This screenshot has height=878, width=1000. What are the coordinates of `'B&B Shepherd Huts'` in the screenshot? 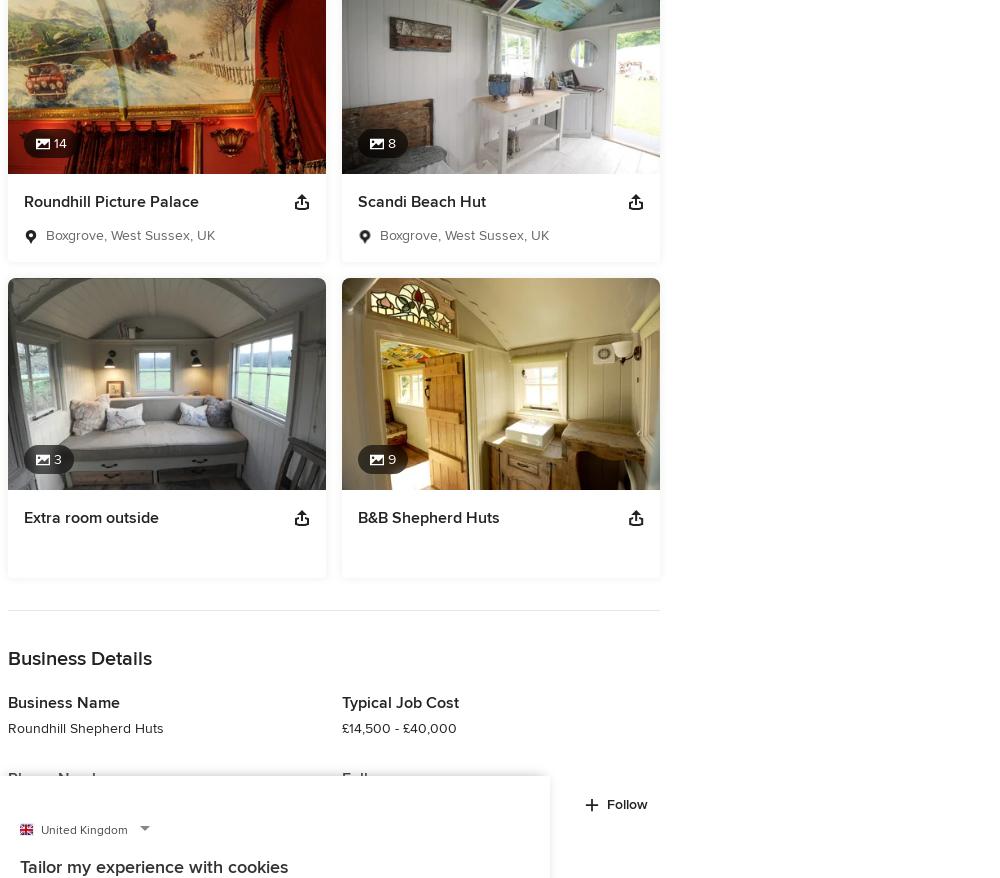 It's located at (429, 516).